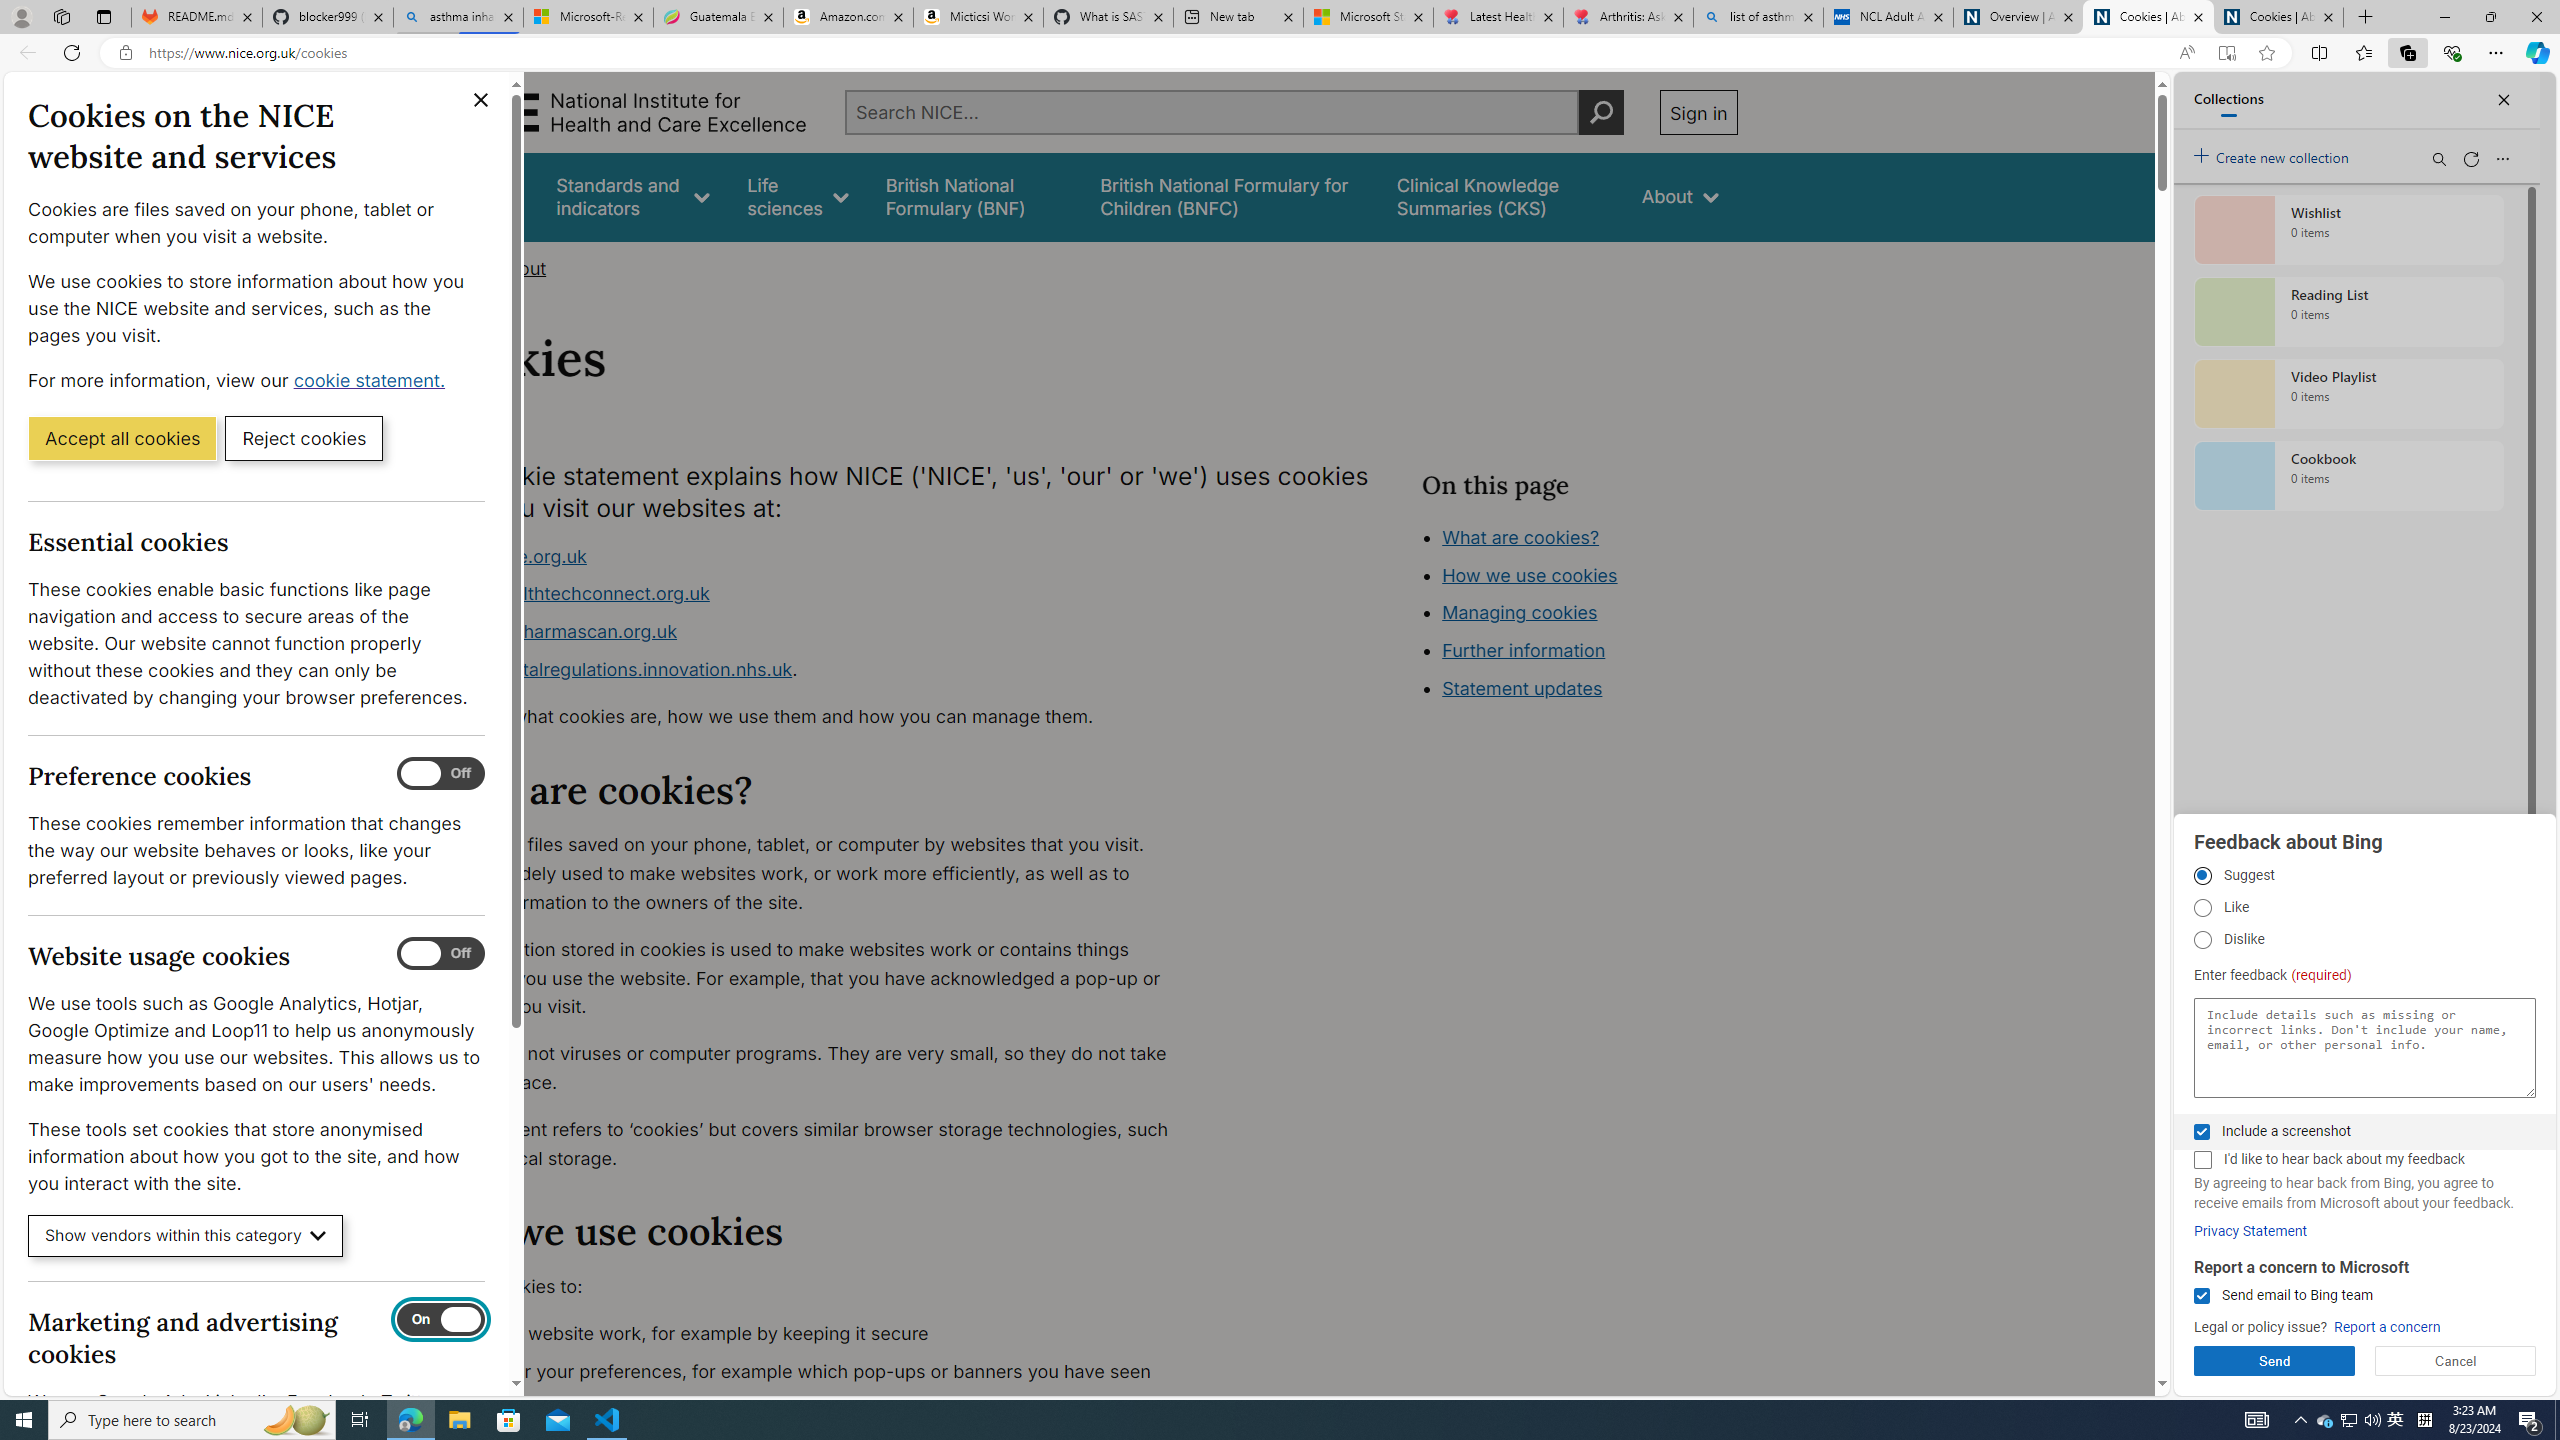 This screenshot has width=2560, height=1440. What do you see at coordinates (2201, 876) in the screenshot?
I see `'Suggest'` at bounding box center [2201, 876].